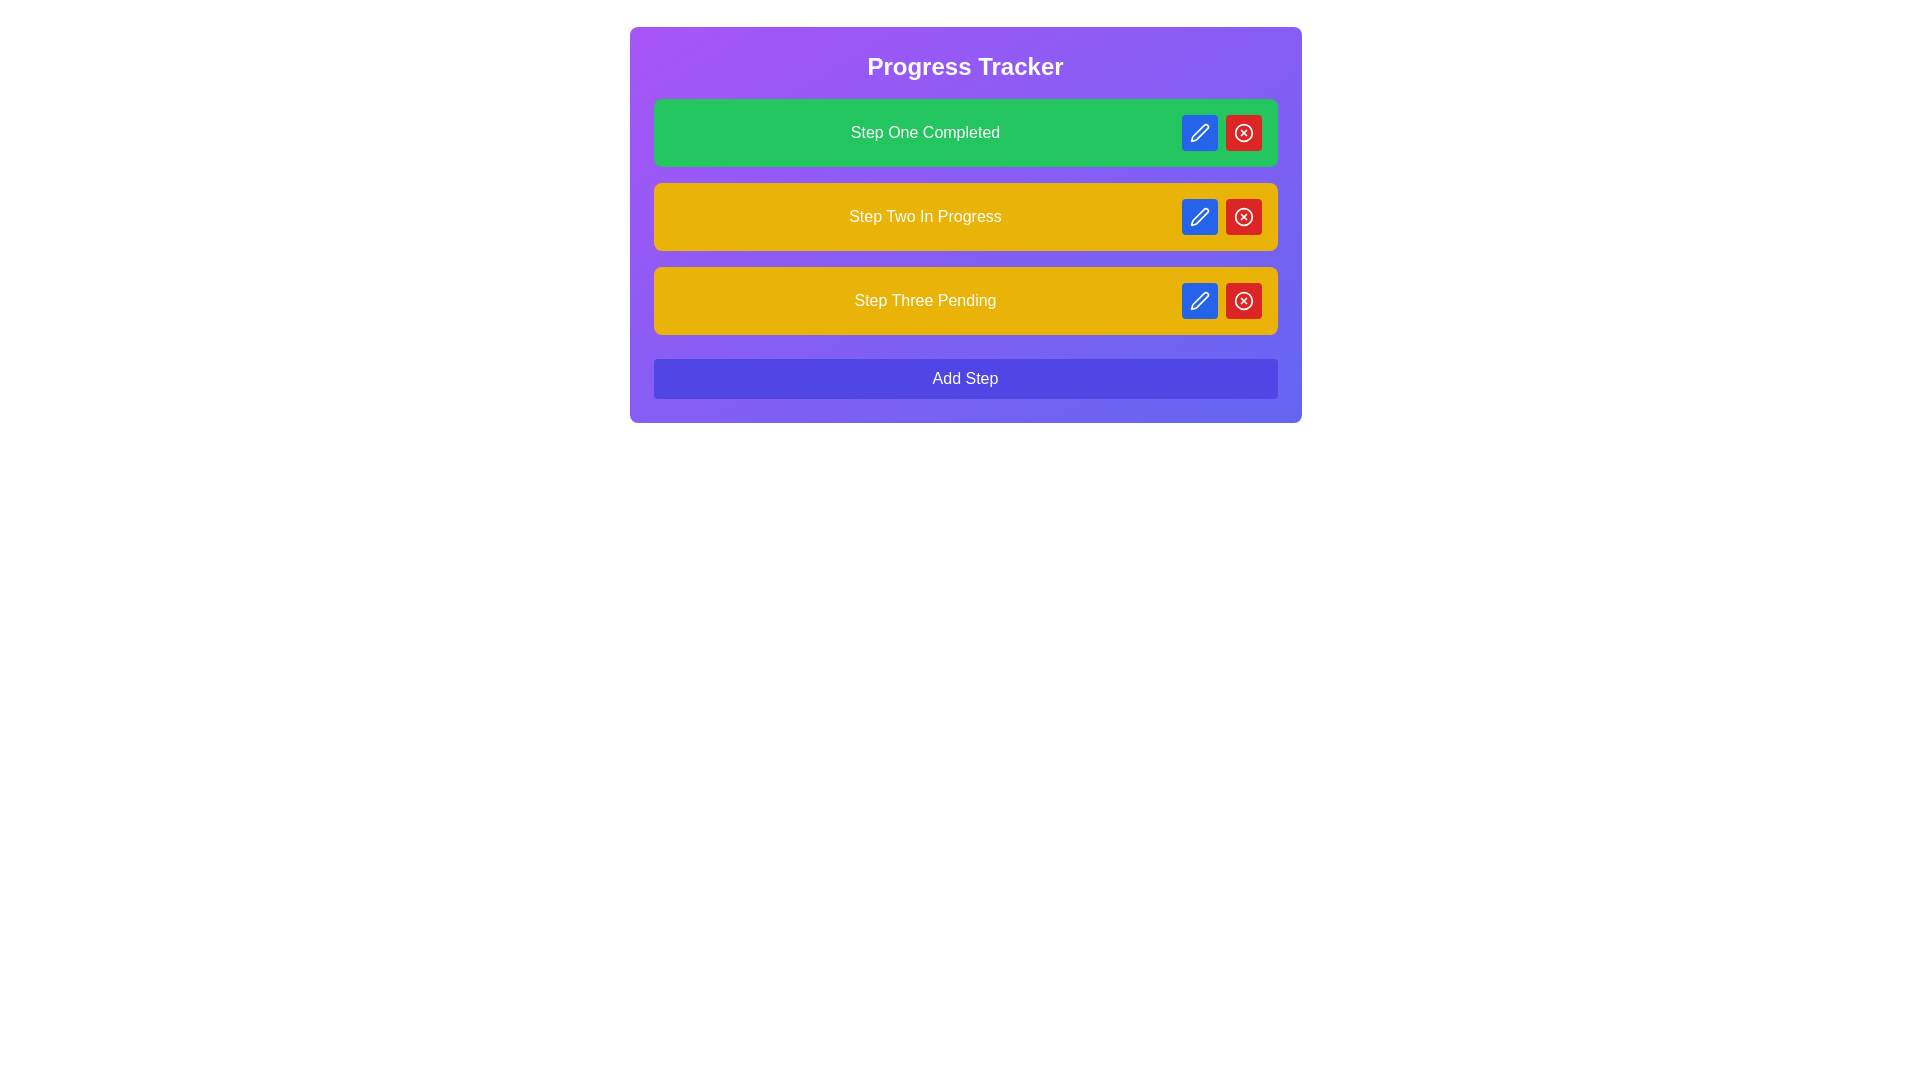  I want to click on the Icon button located in the 'Step Two In Progress' section to initiate the editing process for the associated details, so click(1199, 216).